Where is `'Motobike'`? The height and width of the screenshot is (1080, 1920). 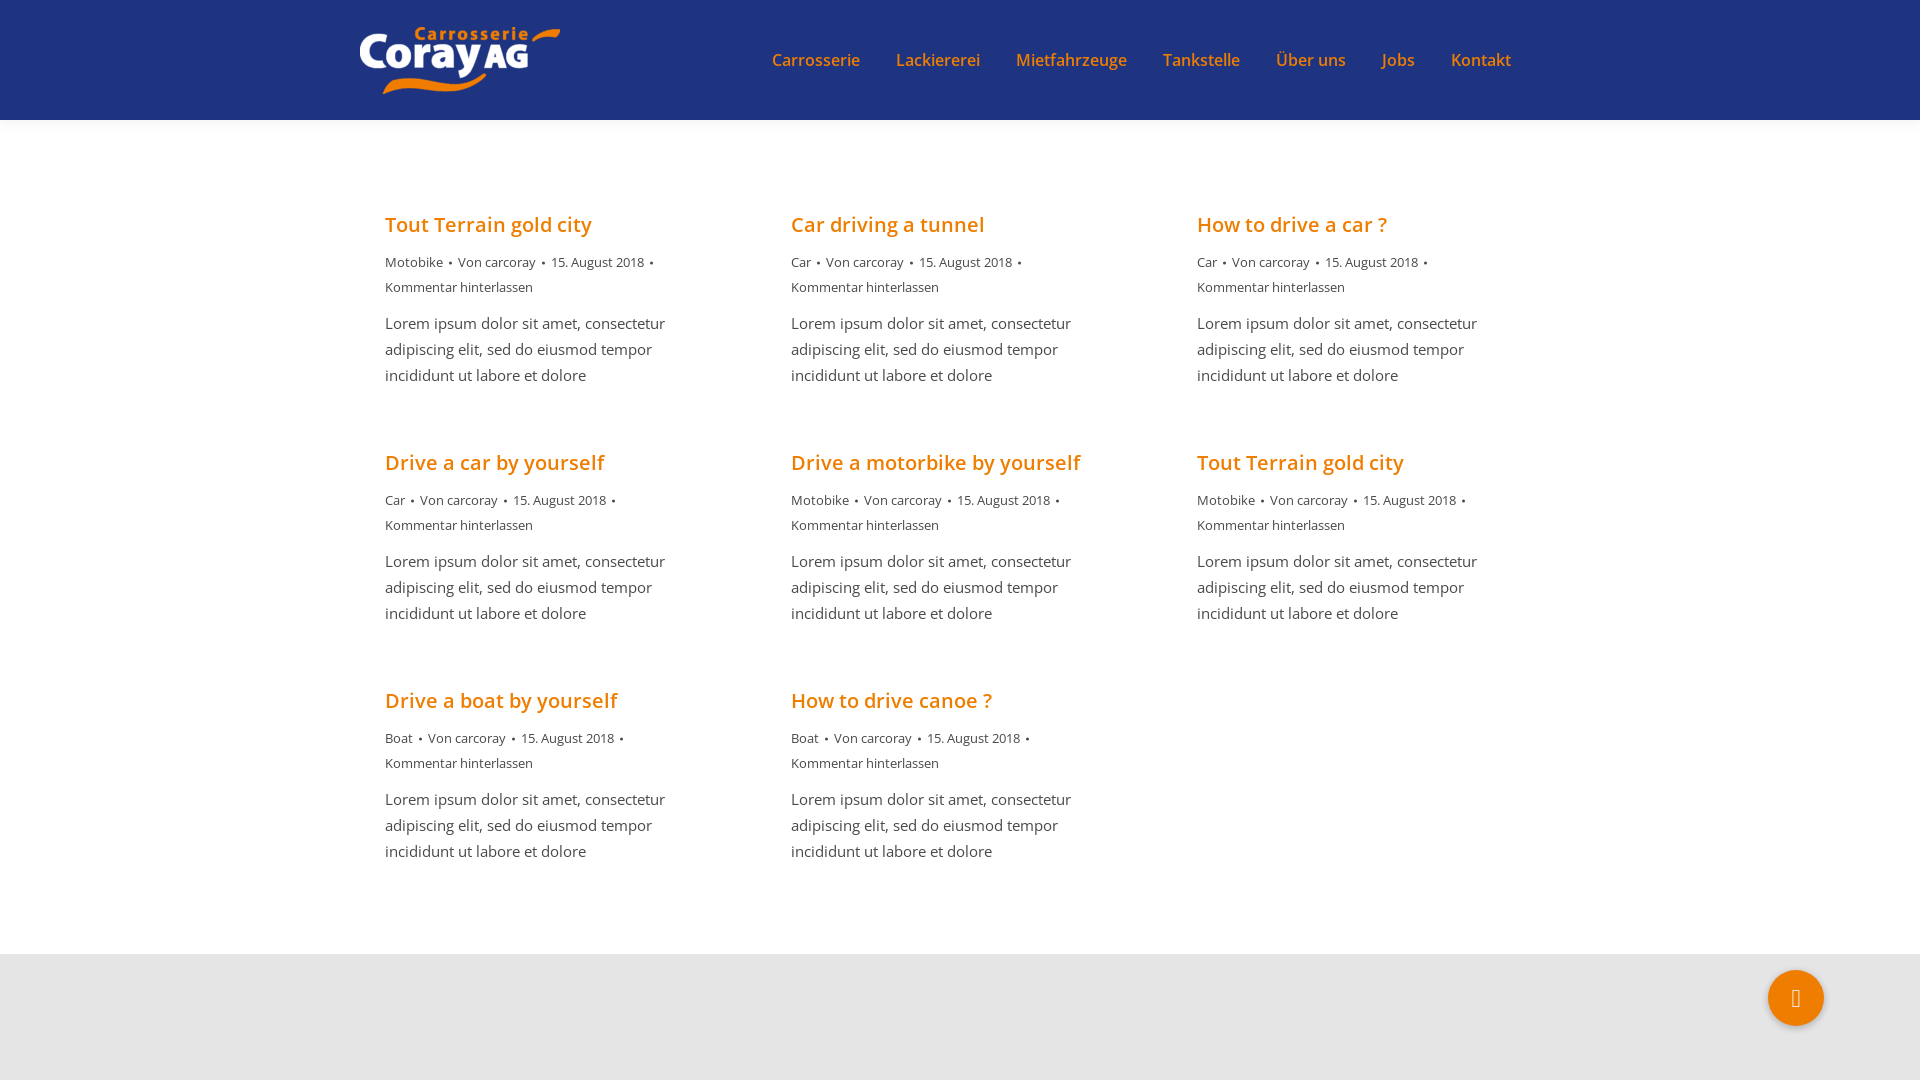 'Motobike' is located at coordinates (412, 261).